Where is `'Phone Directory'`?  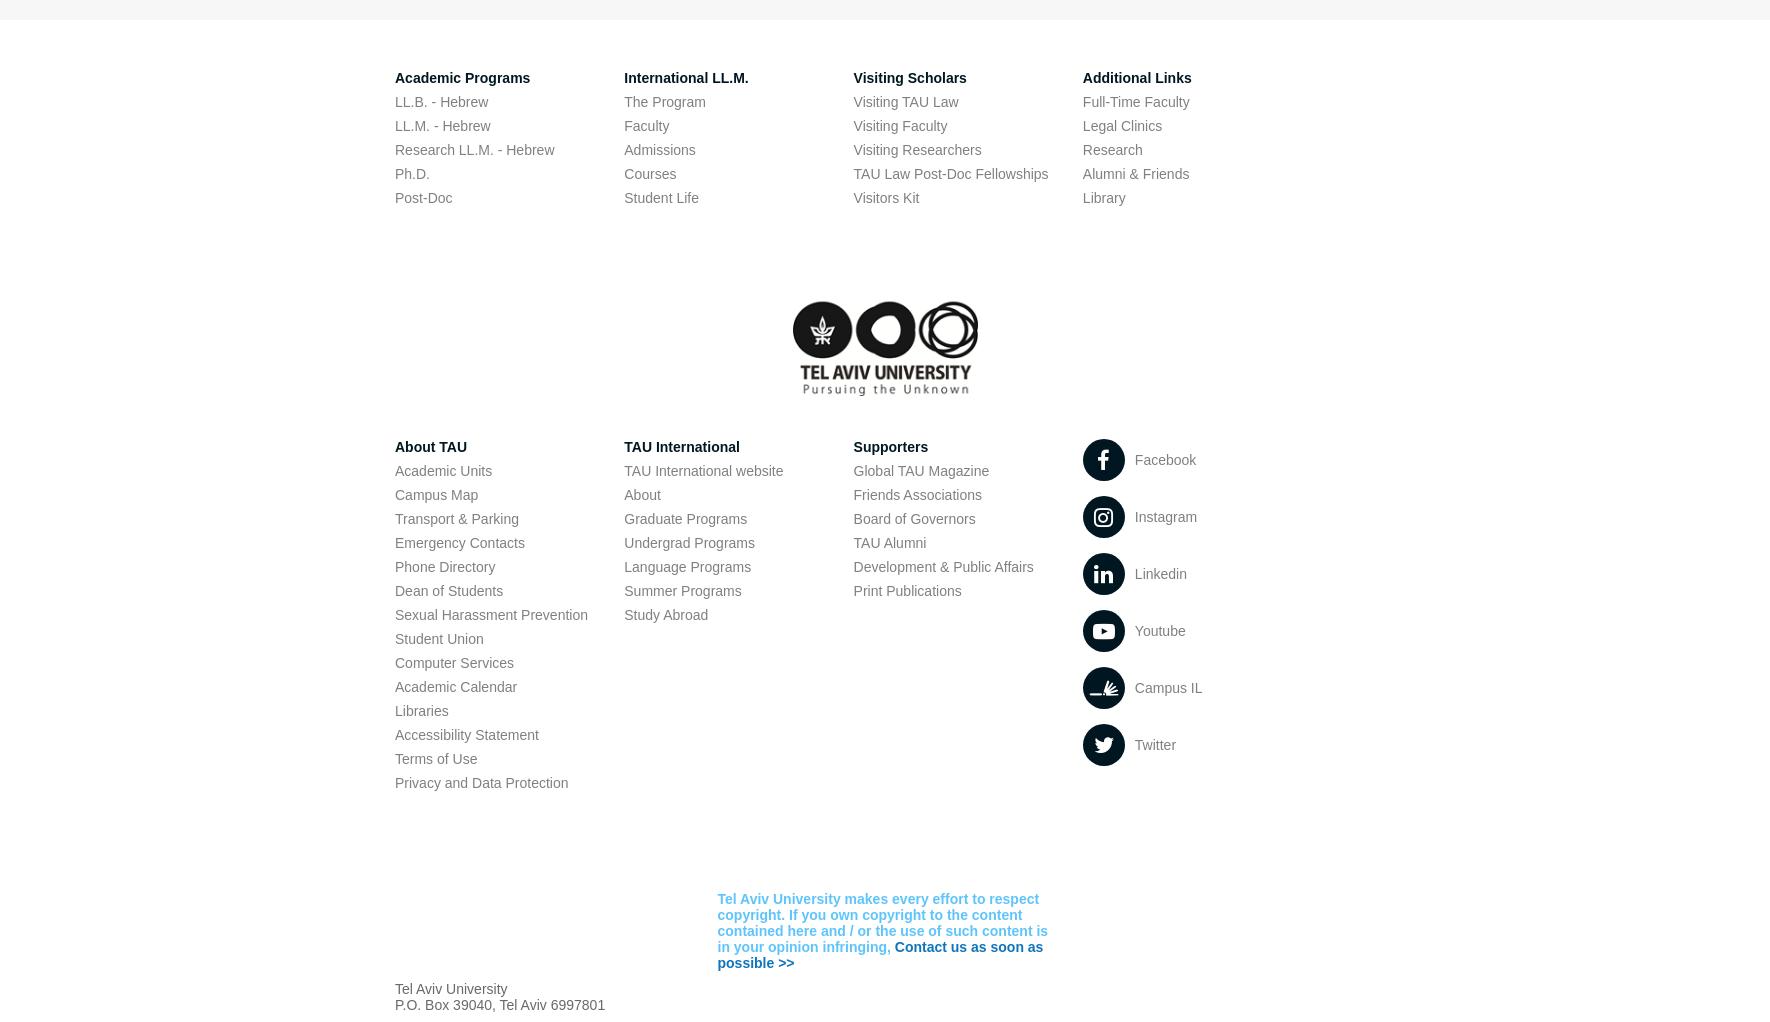
'Phone Directory' is located at coordinates (444, 567).